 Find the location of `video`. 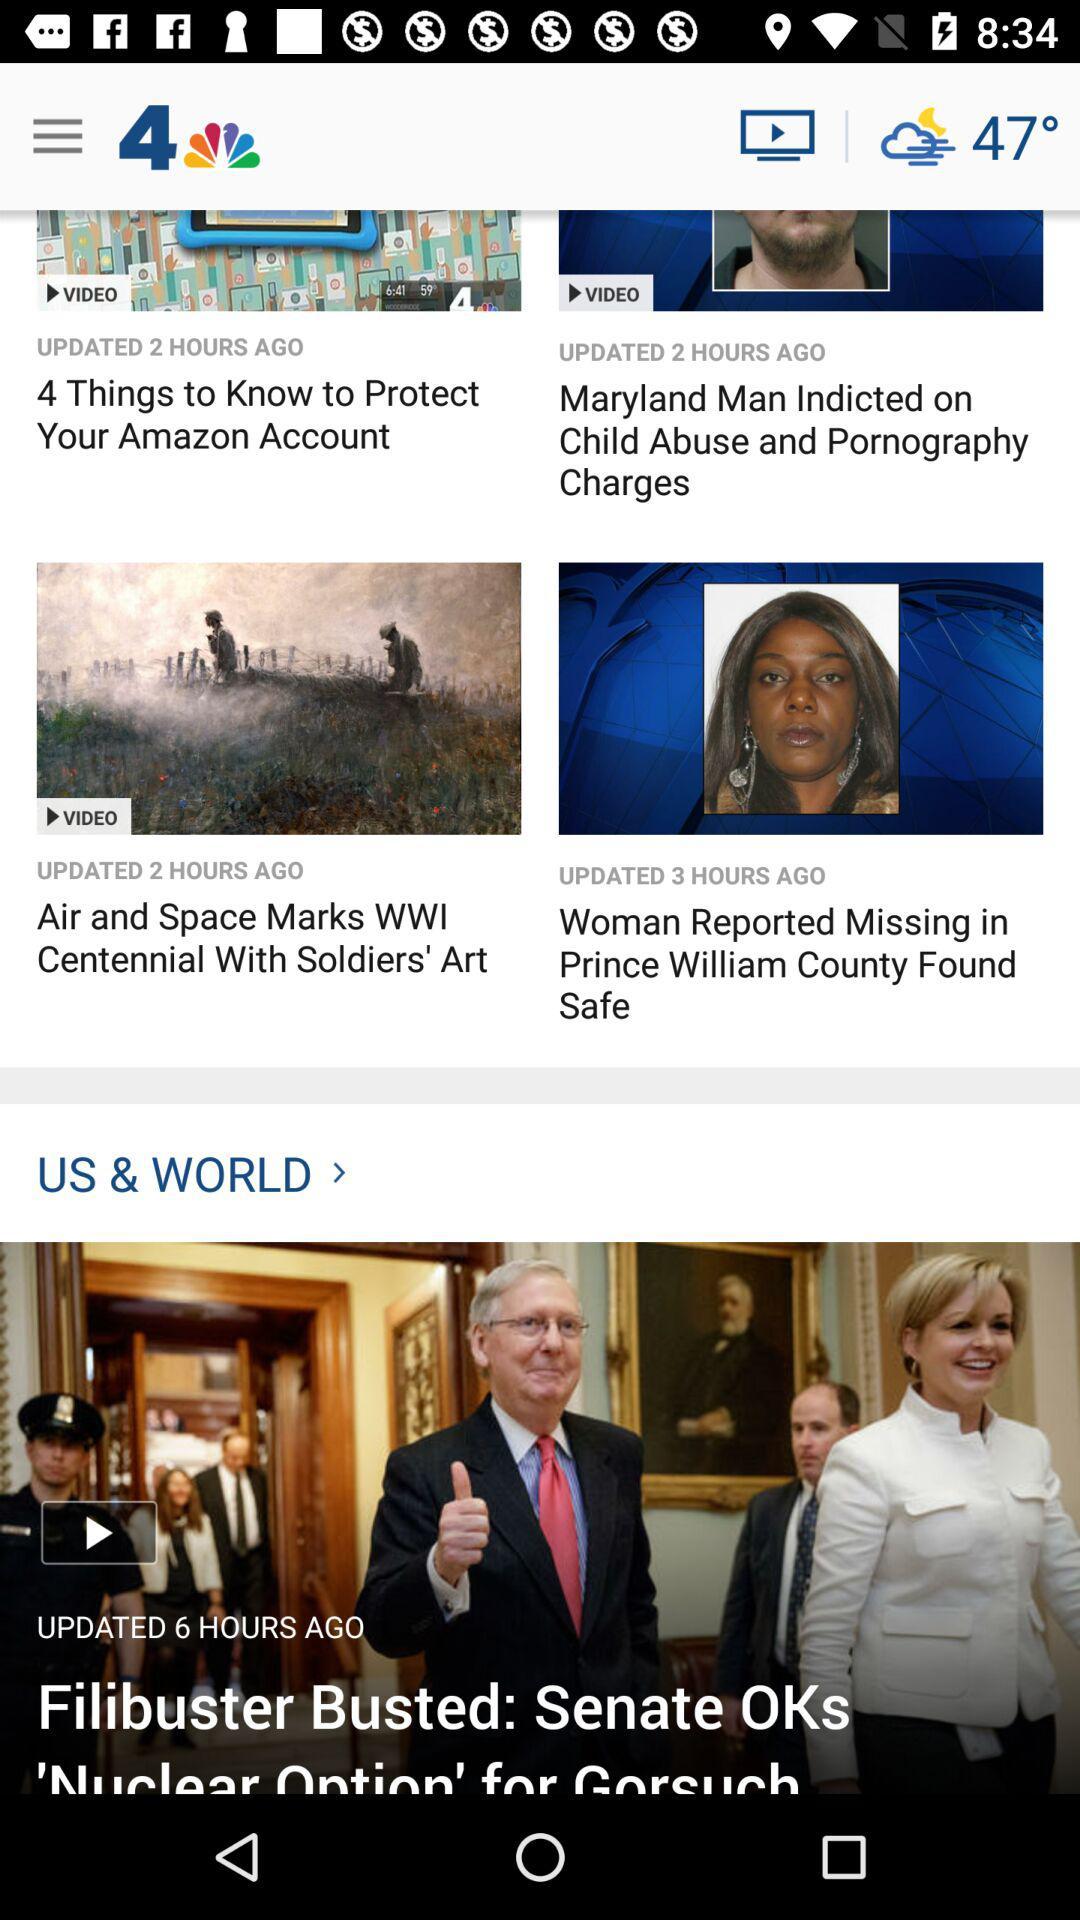

video is located at coordinates (278, 698).